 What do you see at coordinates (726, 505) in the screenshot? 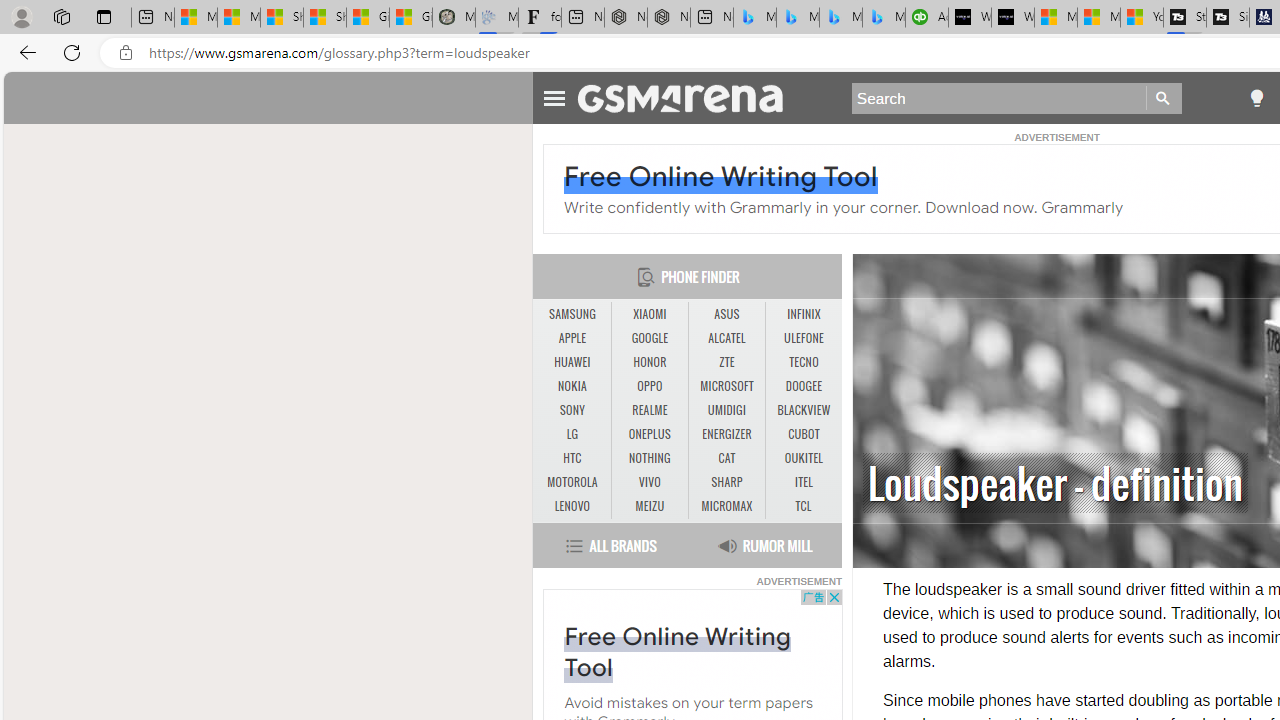
I see `'MICROMAX'` at bounding box center [726, 505].